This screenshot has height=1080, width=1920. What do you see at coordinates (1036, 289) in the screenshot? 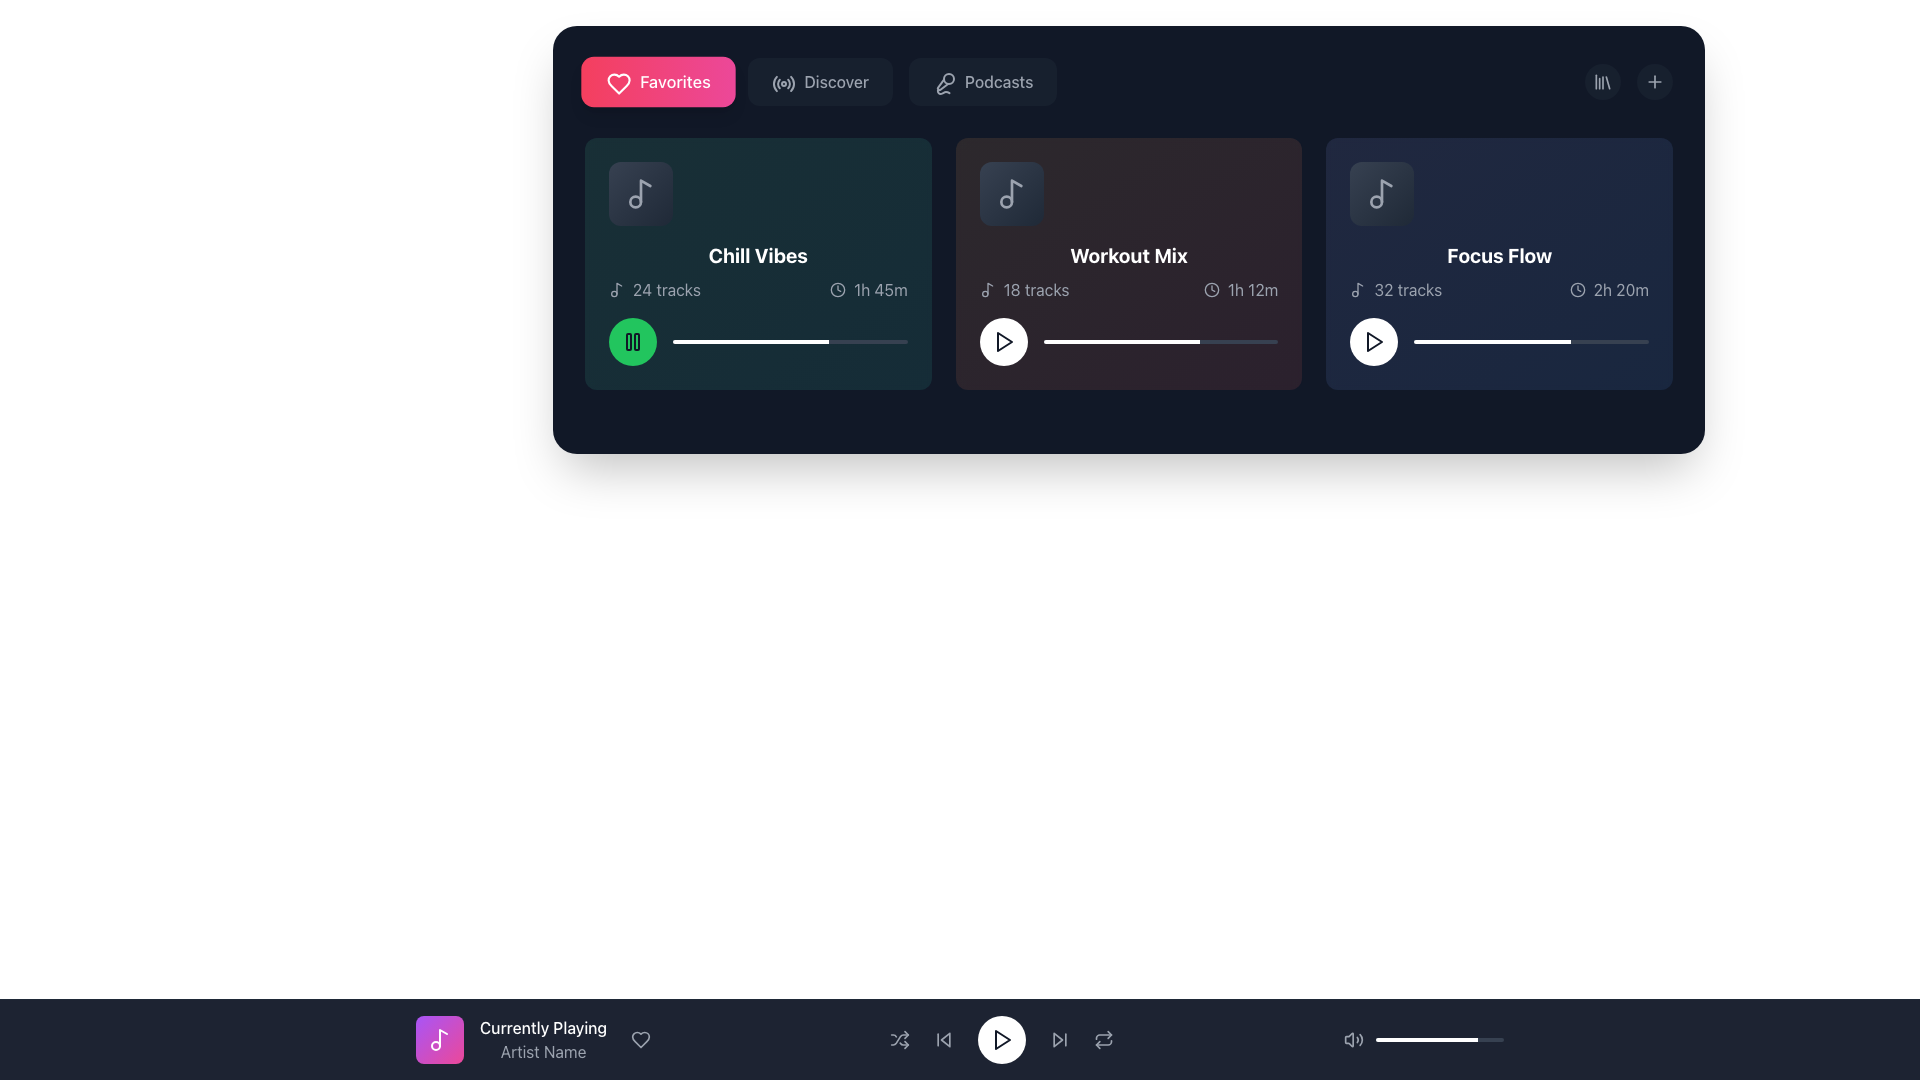
I see `the text label displaying '18 tracks' in light gray color on a dark background, located within the 'Workout Mix' card, to the right of a small music icon and above a white progress bar` at bounding box center [1036, 289].